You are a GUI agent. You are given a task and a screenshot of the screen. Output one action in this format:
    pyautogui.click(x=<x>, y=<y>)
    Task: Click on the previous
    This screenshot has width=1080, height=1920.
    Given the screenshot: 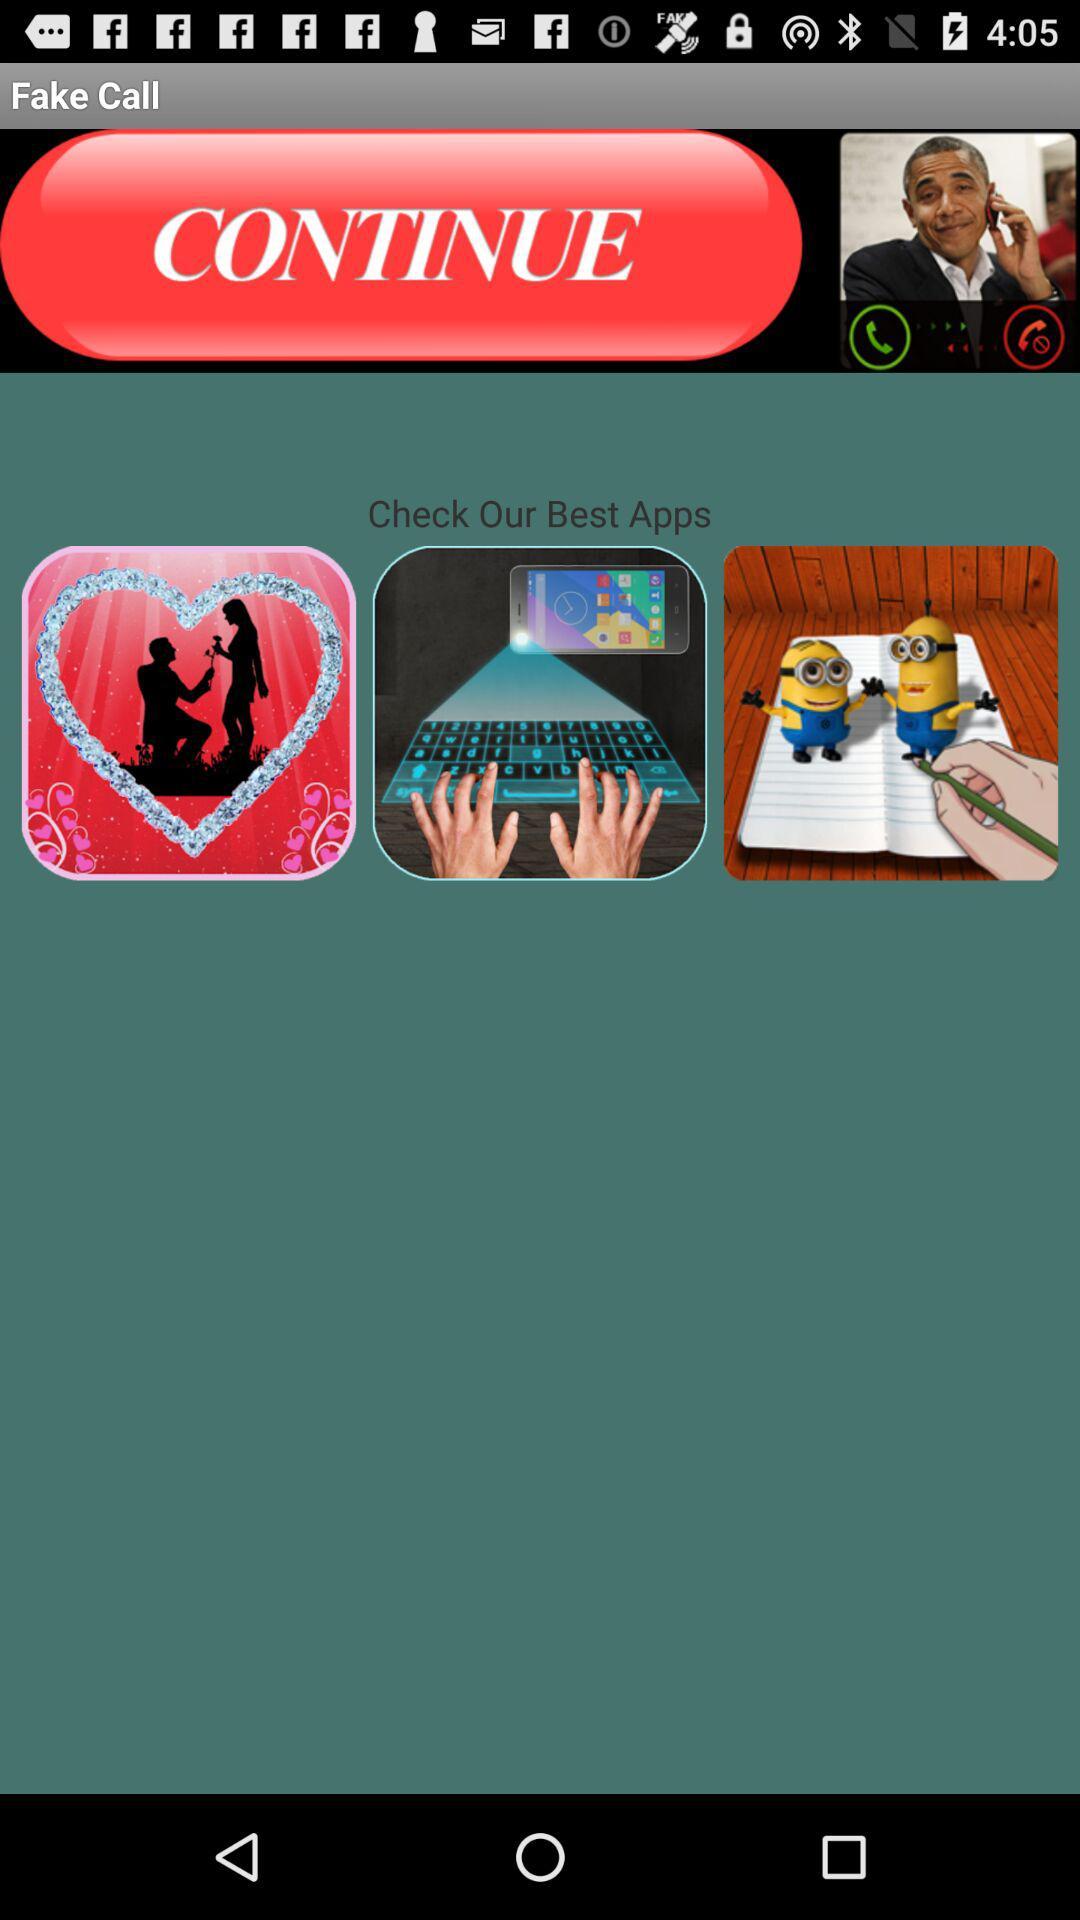 What is the action you would take?
    pyautogui.click(x=405, y=249)
    